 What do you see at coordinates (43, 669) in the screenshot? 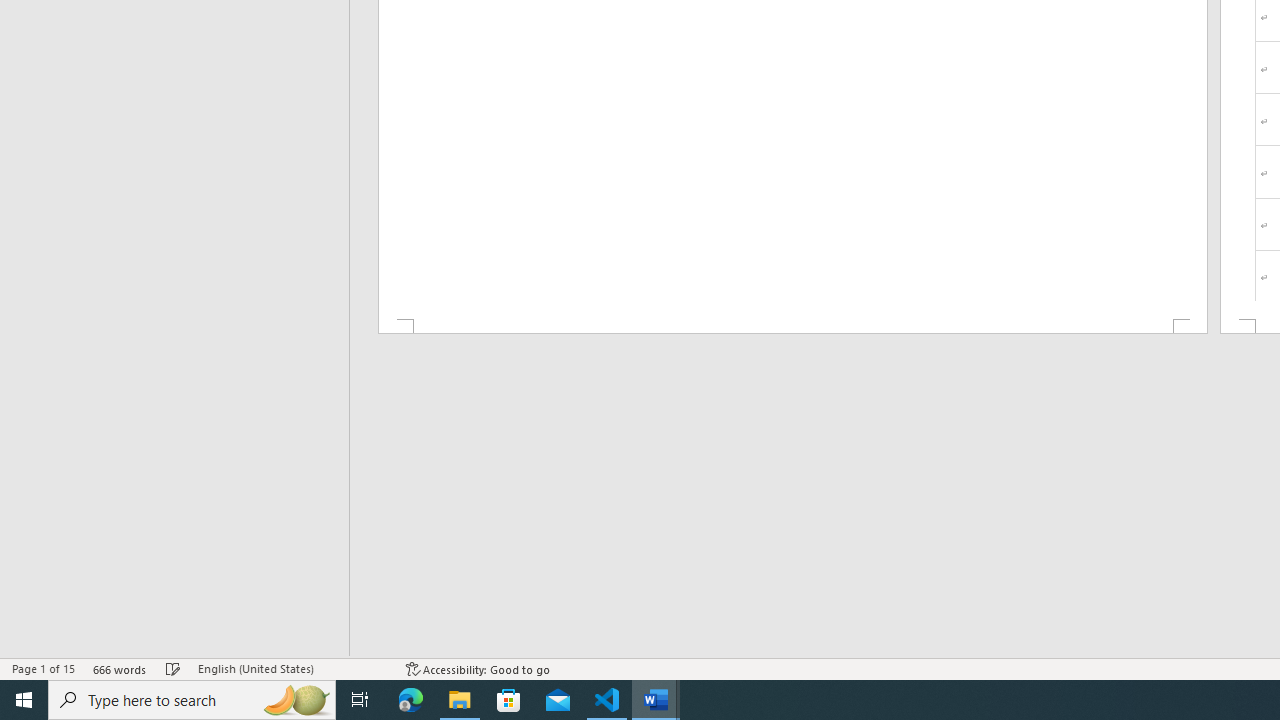
I see `'Page Number Page 1 of 15'` at bounding box center [43, 669].